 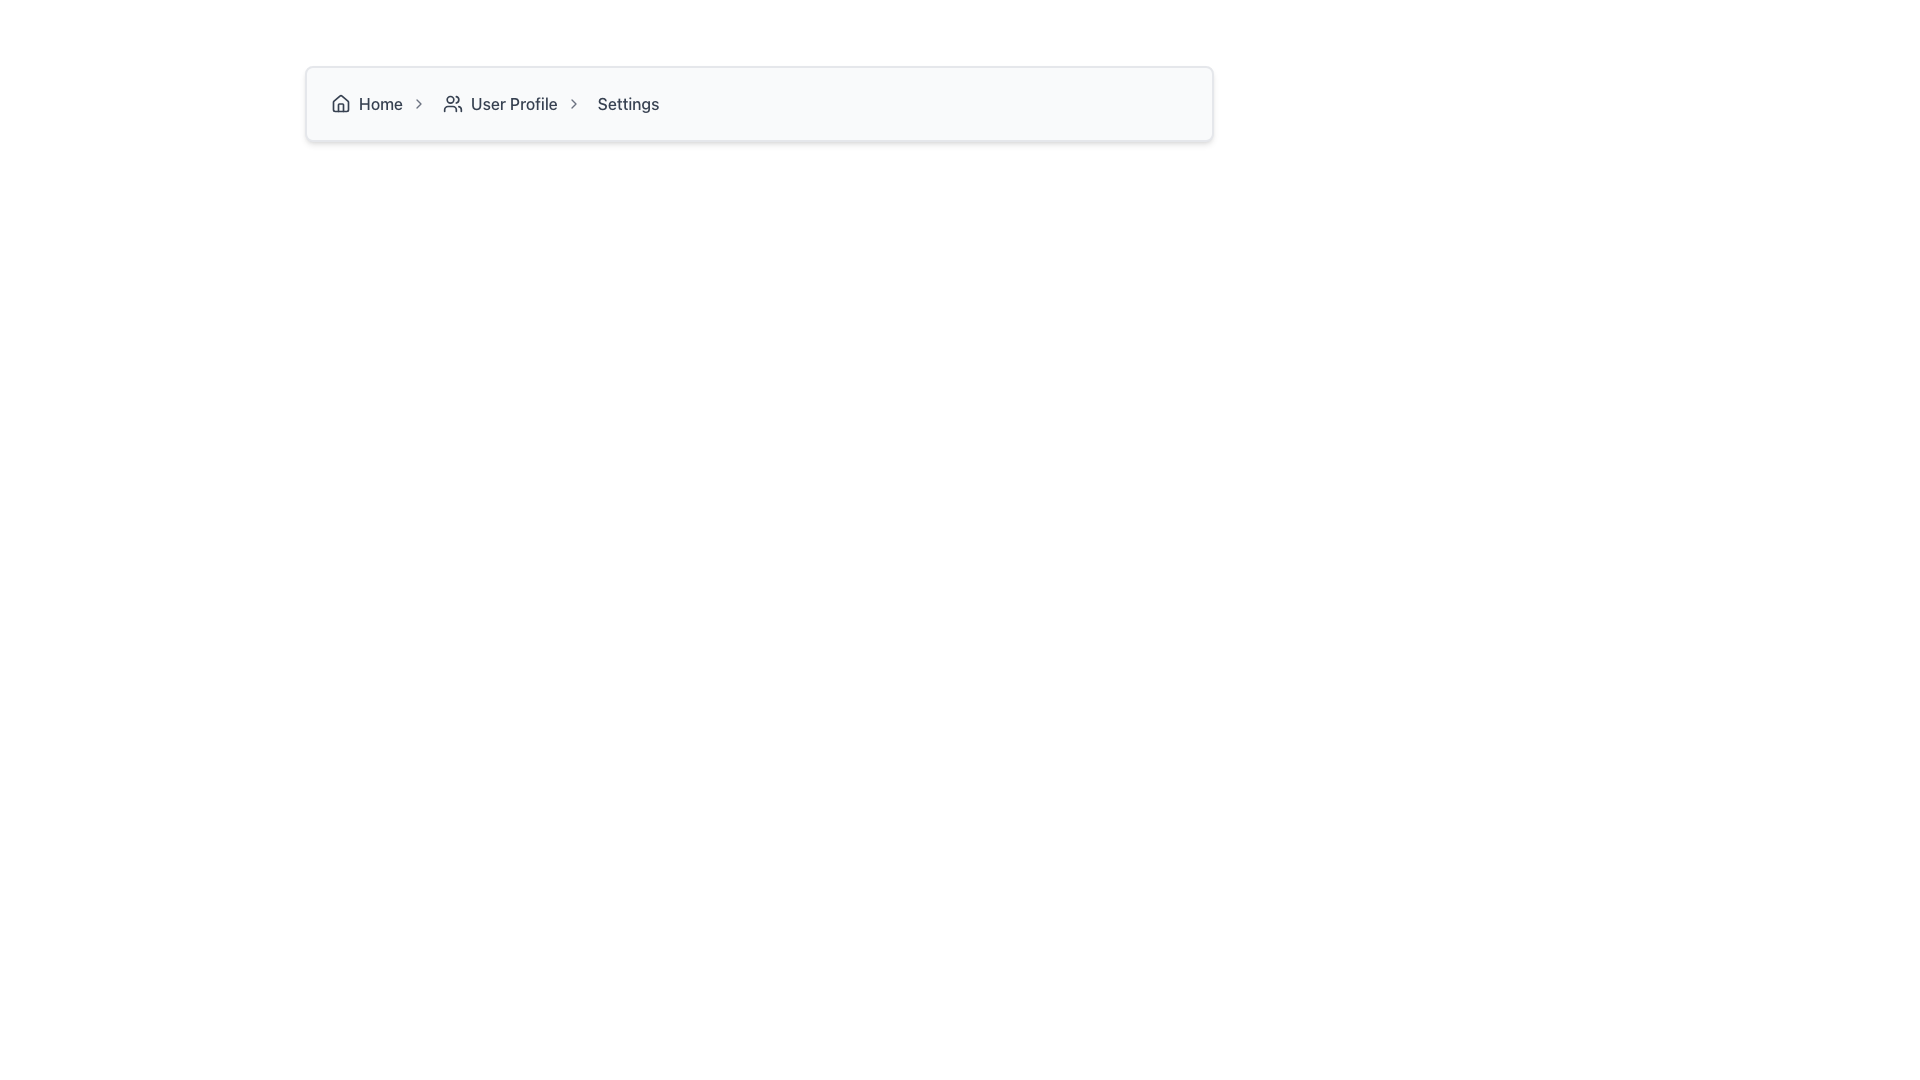 What do you see at coordinates (380, 104) in the screenshot?
I see `the 'Home' text label in the breadcrumb navigation system` at bounding box center [380, 104].